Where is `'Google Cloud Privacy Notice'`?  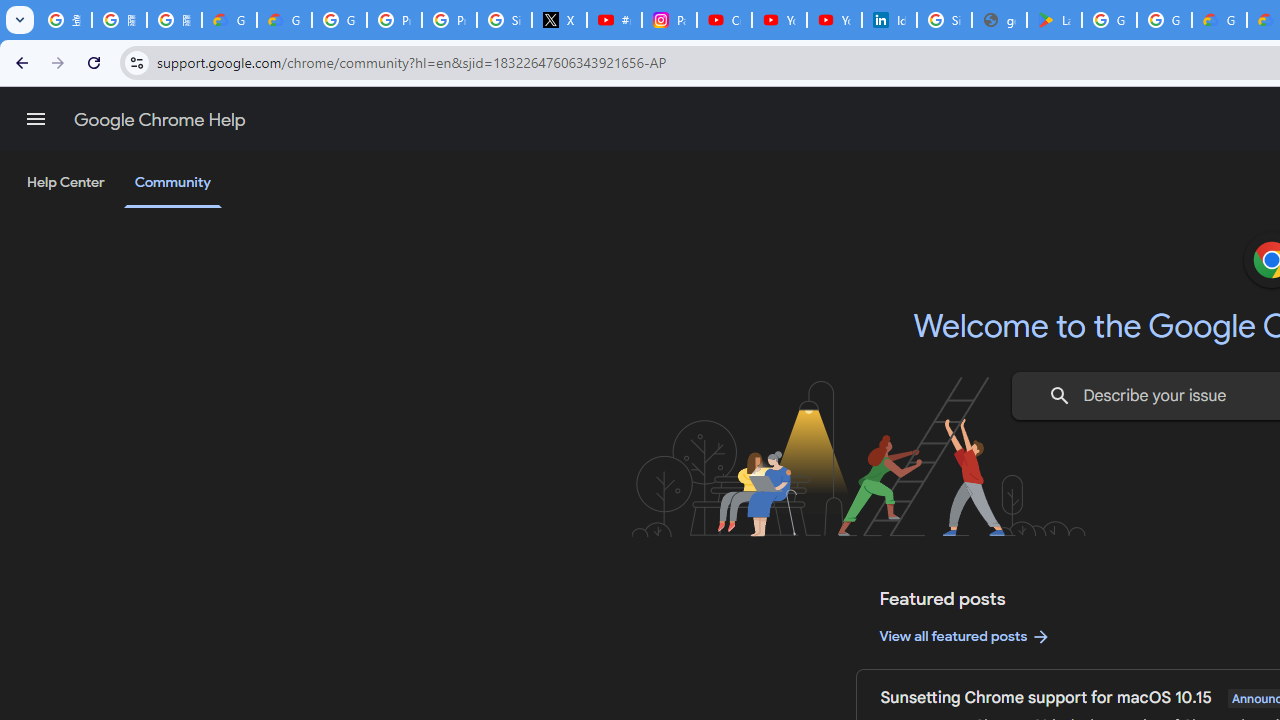 'Google Cloud Privacy Notice' is located at coordinates (229, 20).